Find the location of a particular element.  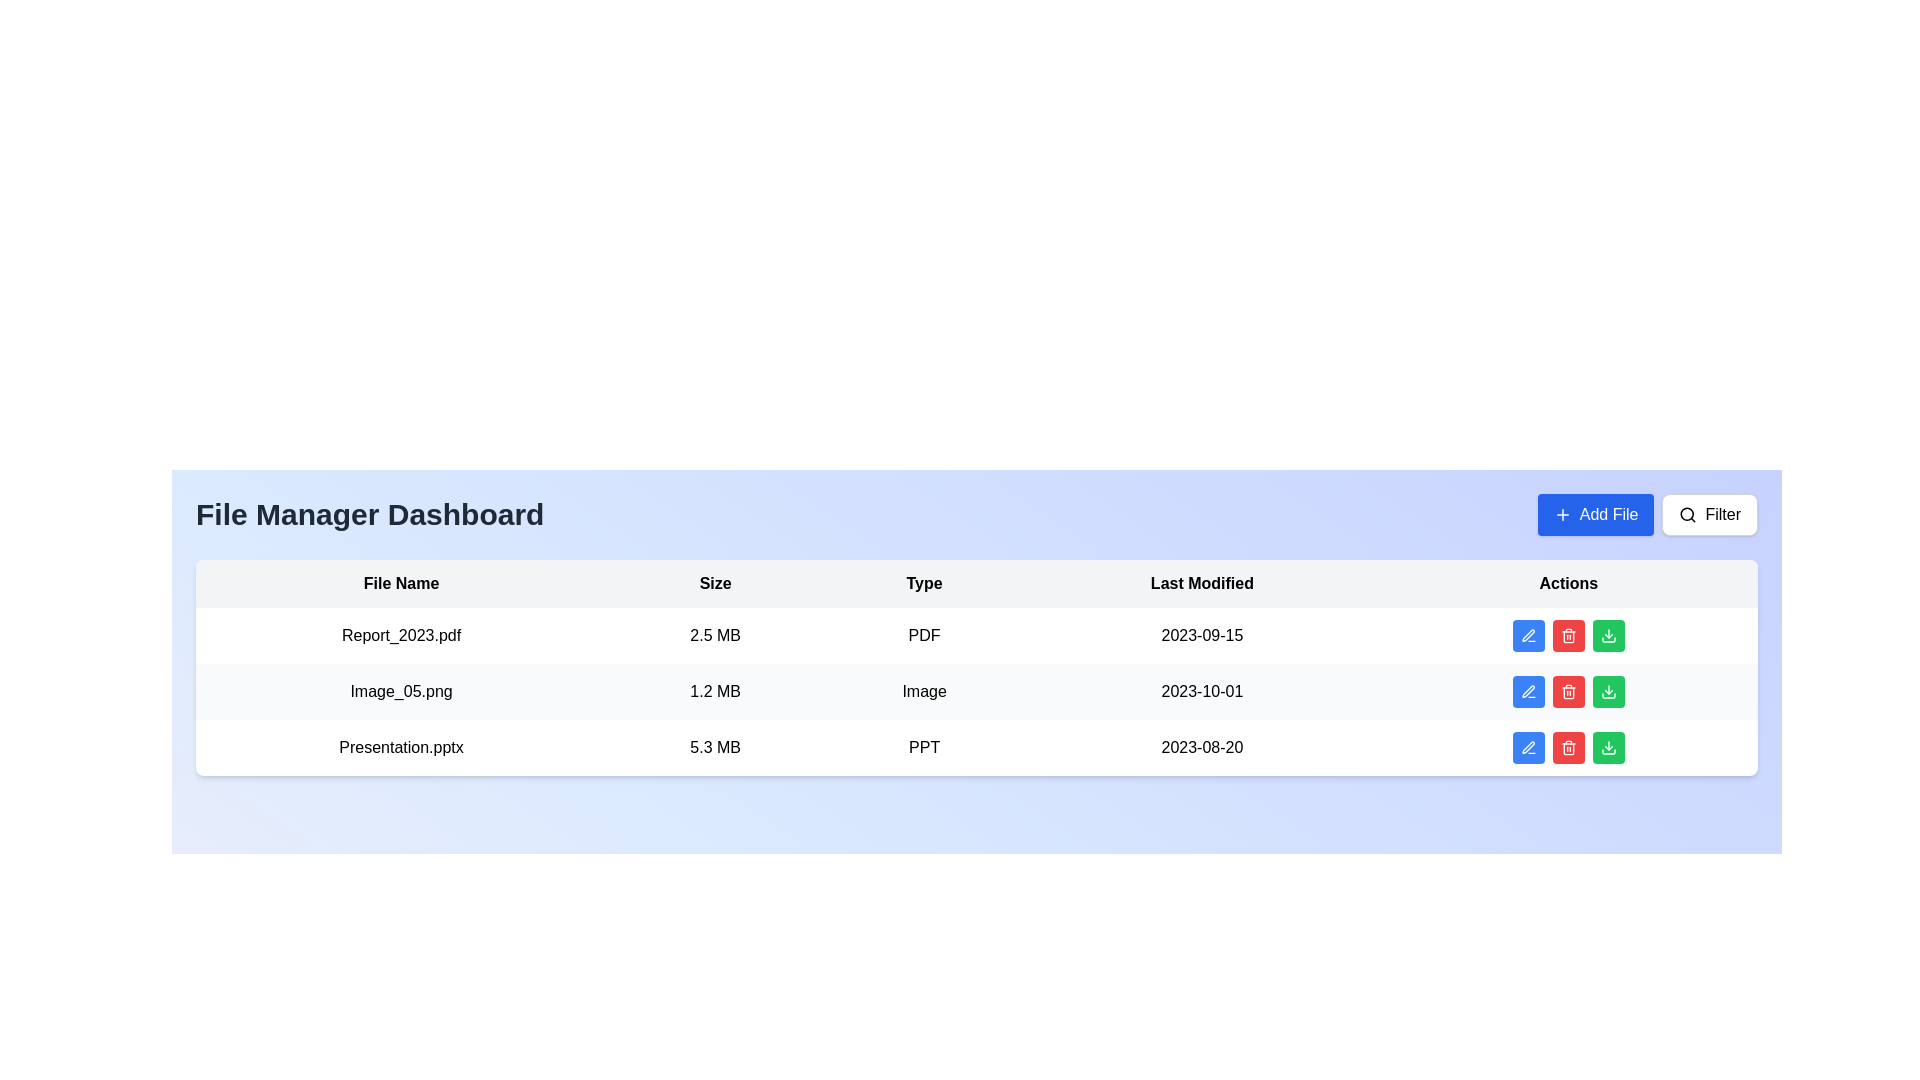

the delete icon button located in the 'Actions' column of the second row in the data table is located at coordinates (1567, 690).